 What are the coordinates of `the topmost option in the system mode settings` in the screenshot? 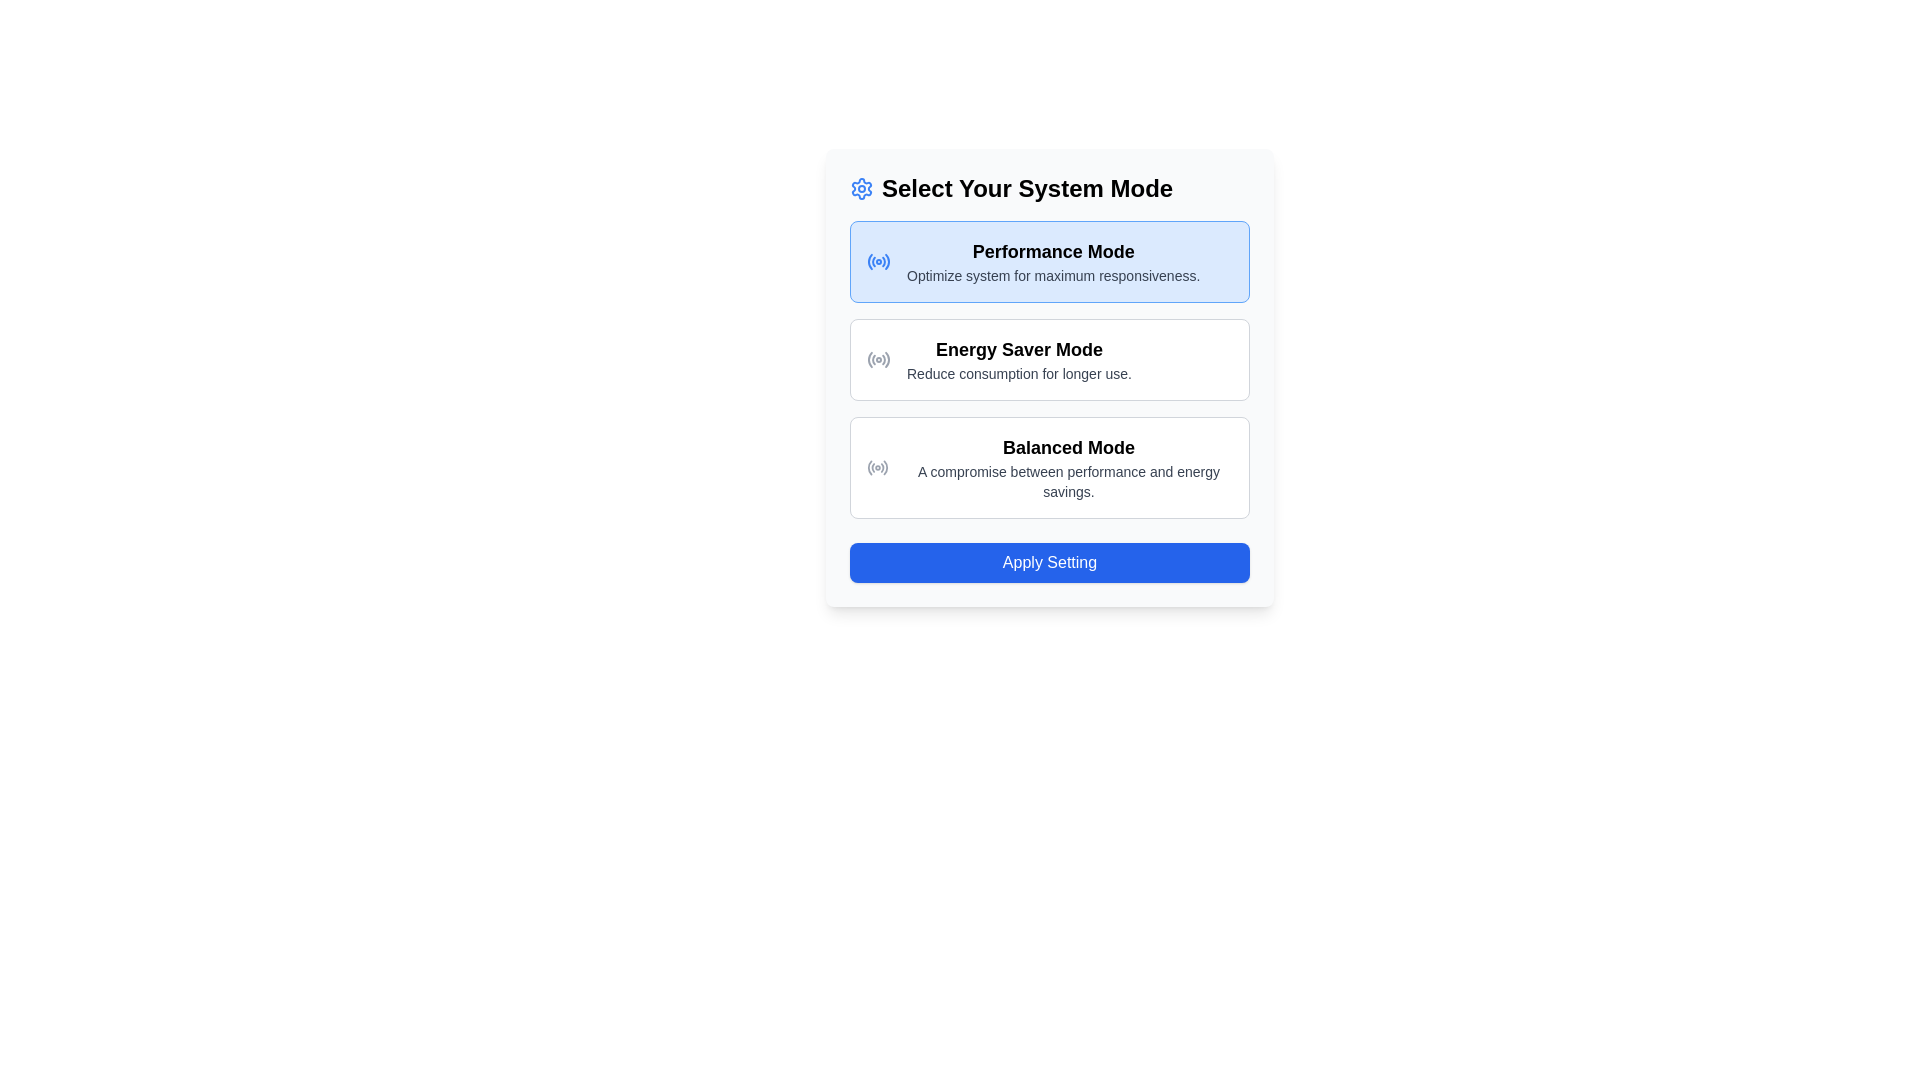 It's located at (1049, 261).